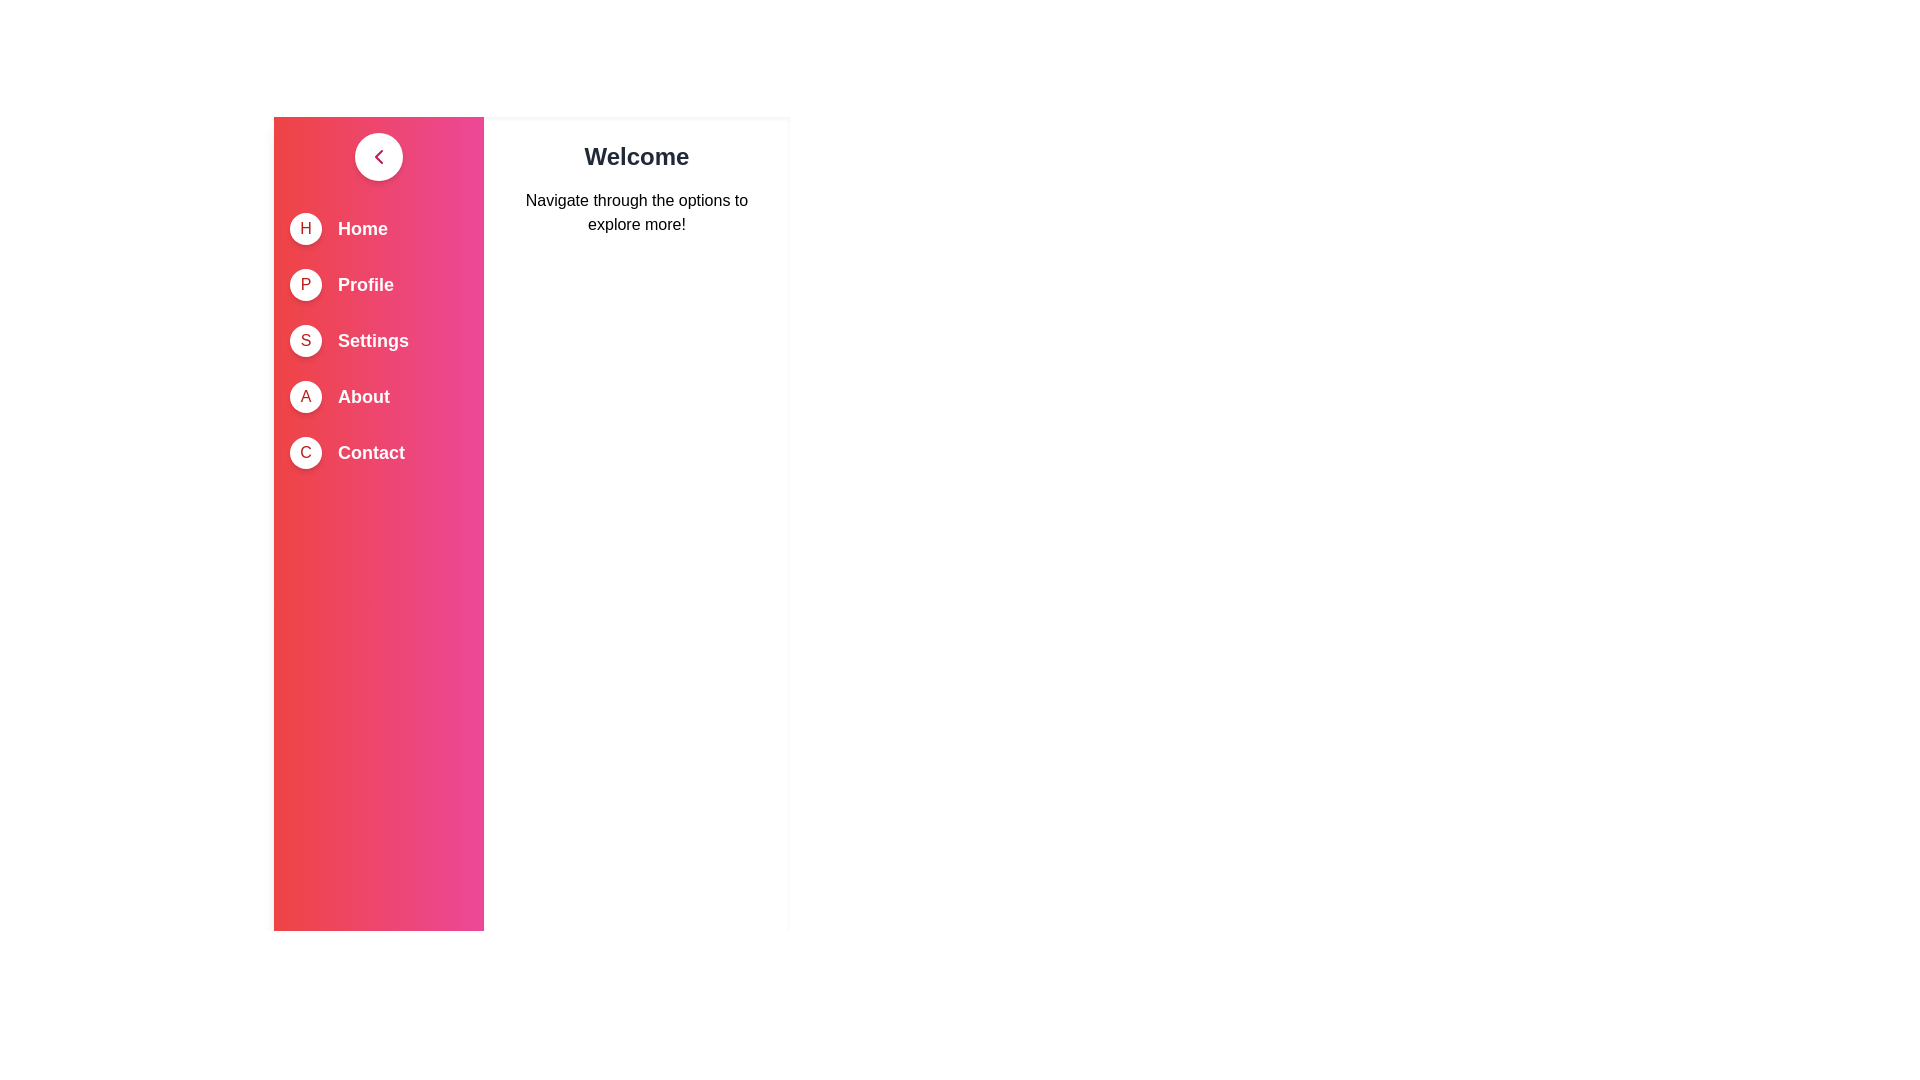 This screenshot has height=1080, width=1920. Describe the element at coordinates (363, 397) in the screenshot. I see `the menu item About` at that location.